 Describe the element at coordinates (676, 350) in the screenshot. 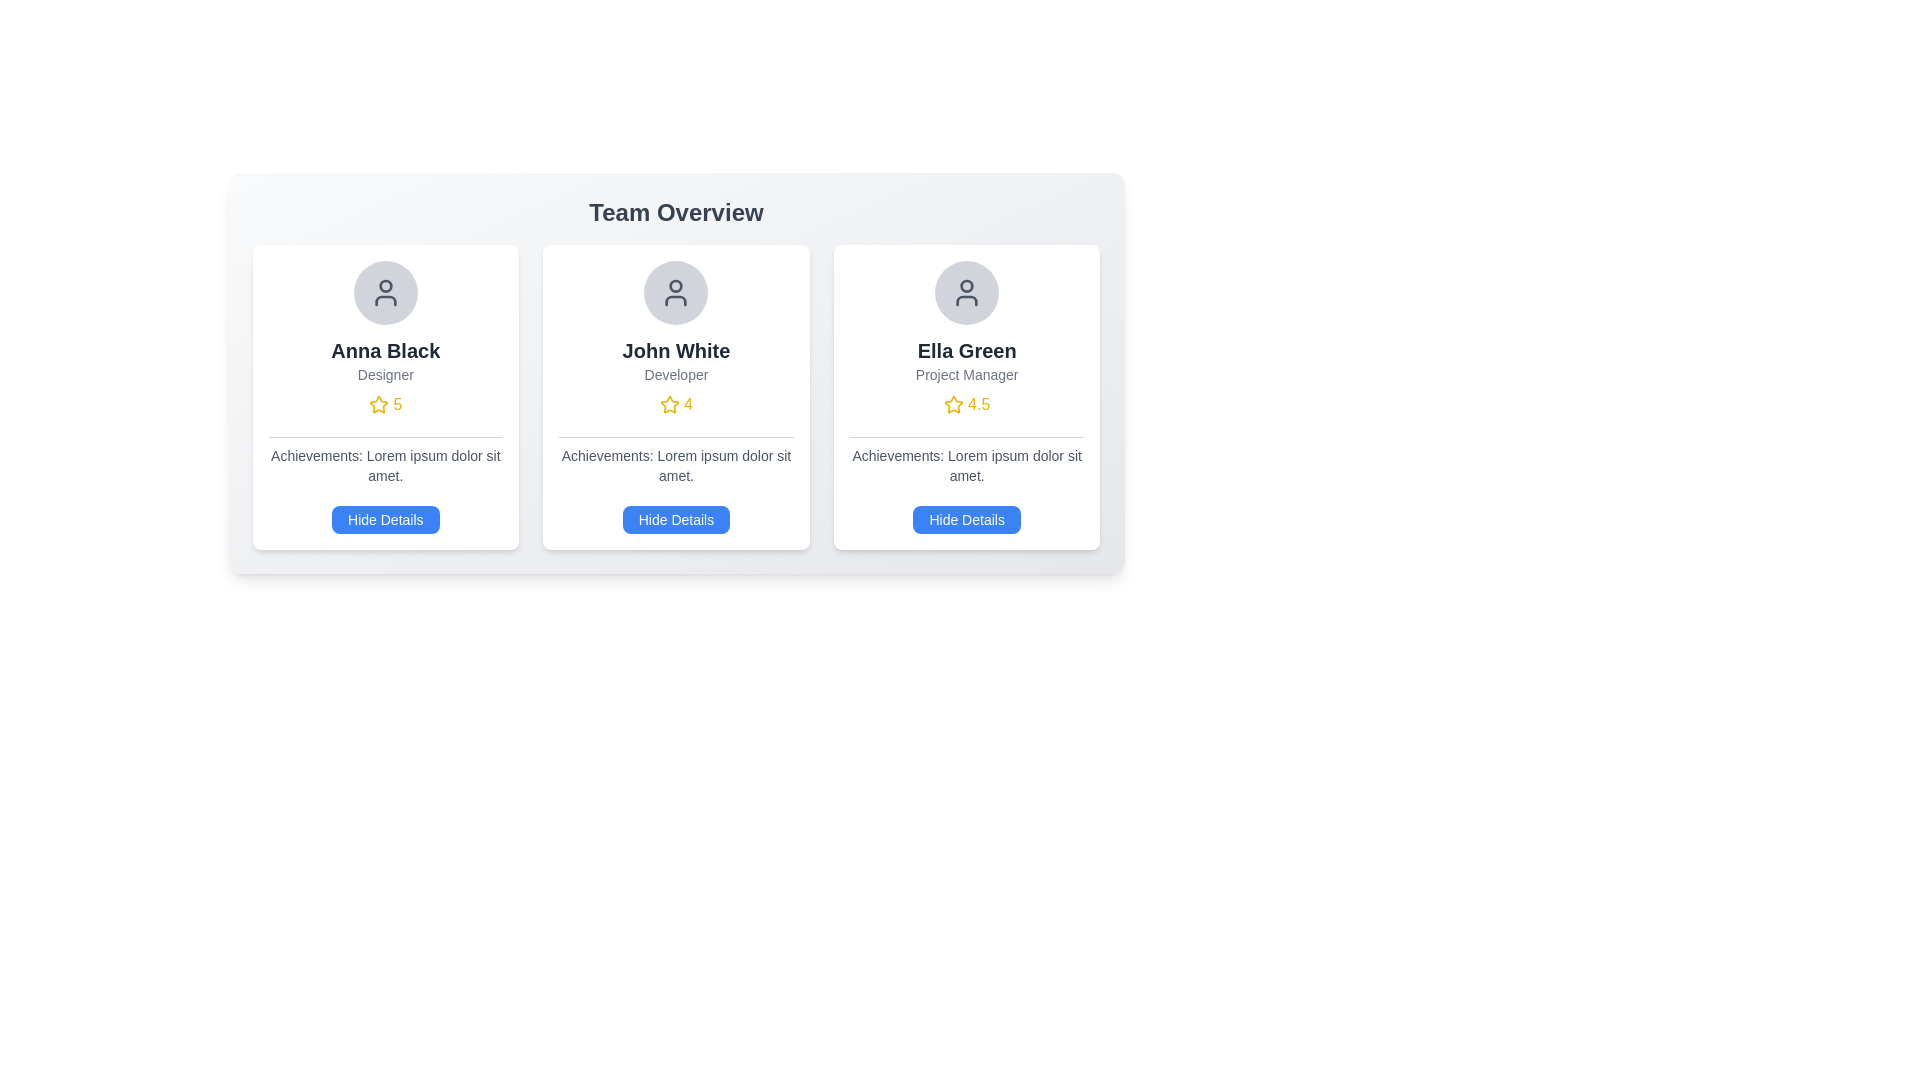

I see `the text label displaying 'John White', which is prominently styled in a larger, bold, dark font, located within the central profile card under the team overview section` at that location.